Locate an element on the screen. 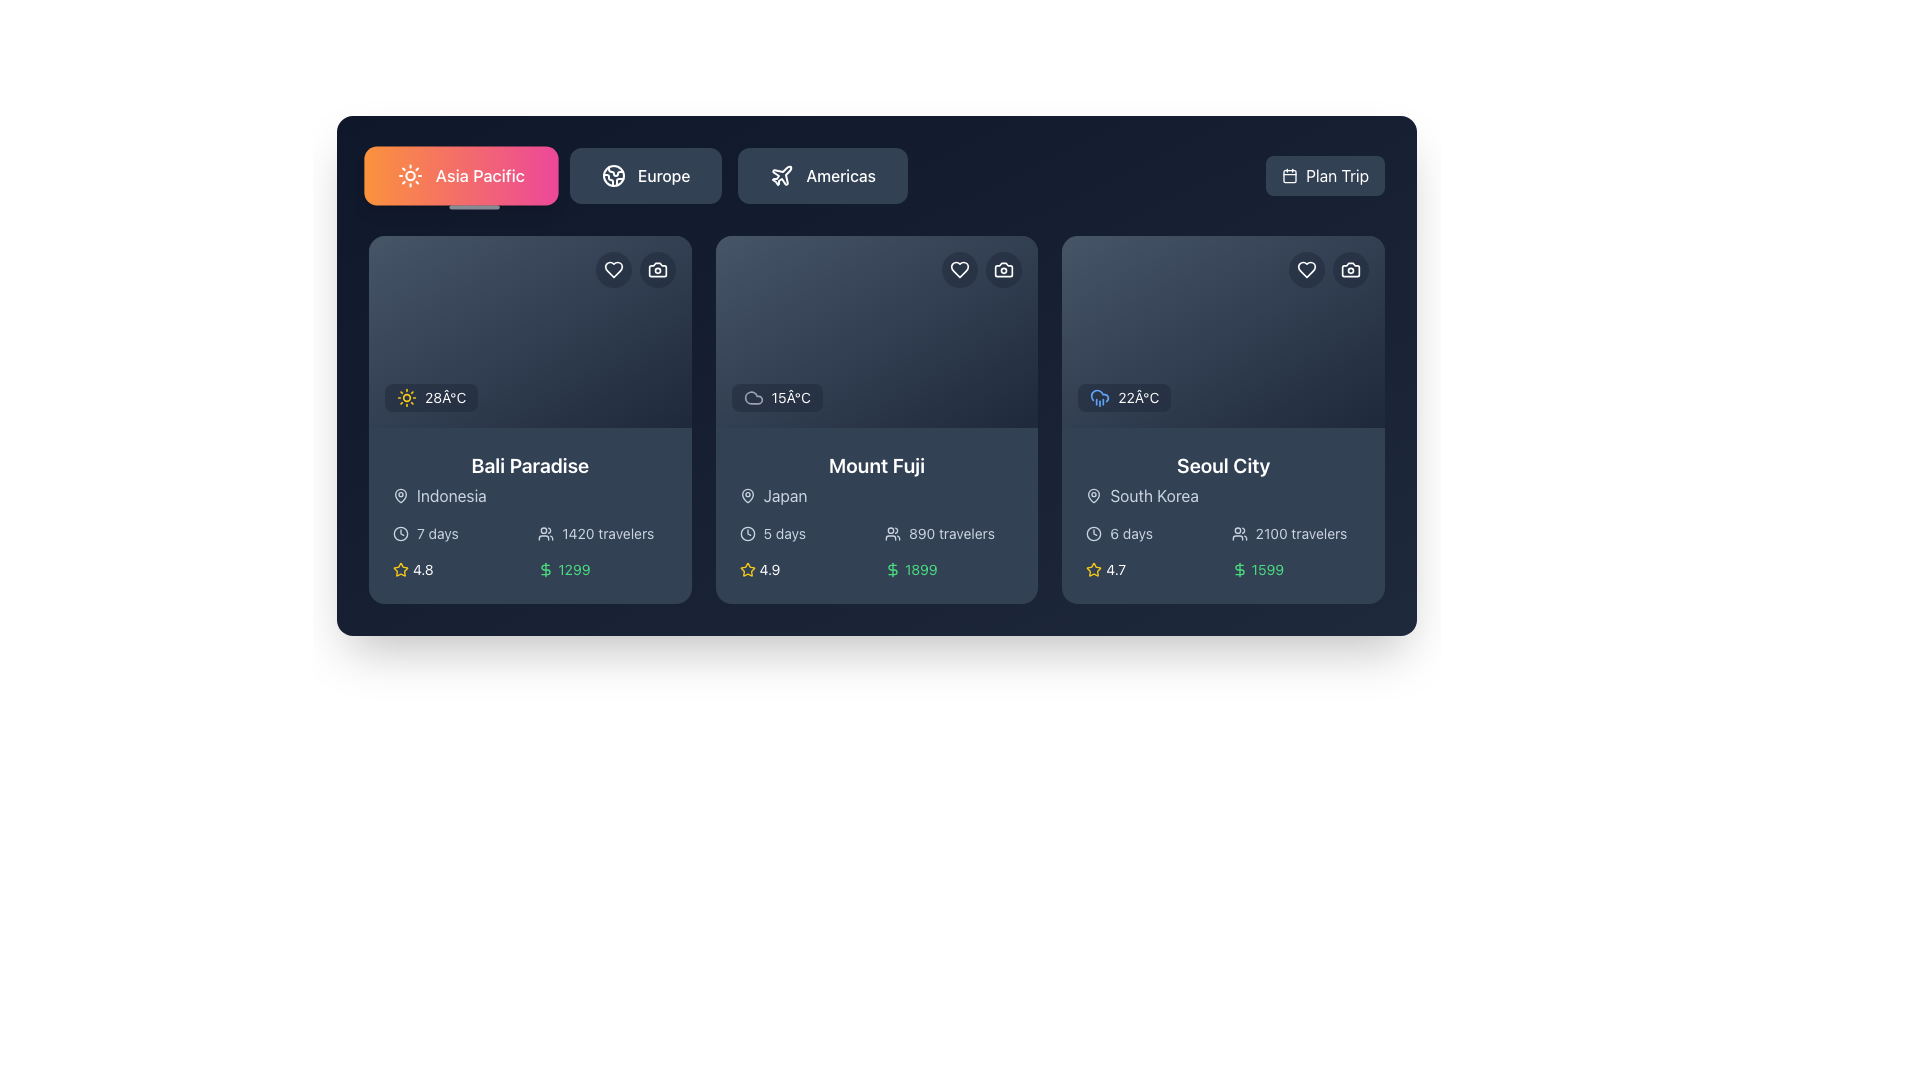 The image size is (1920, 1080). the plane icon in the top navigation area under the 'America' category, which represents travel or flight-related features is located at coordinates (781, 174).